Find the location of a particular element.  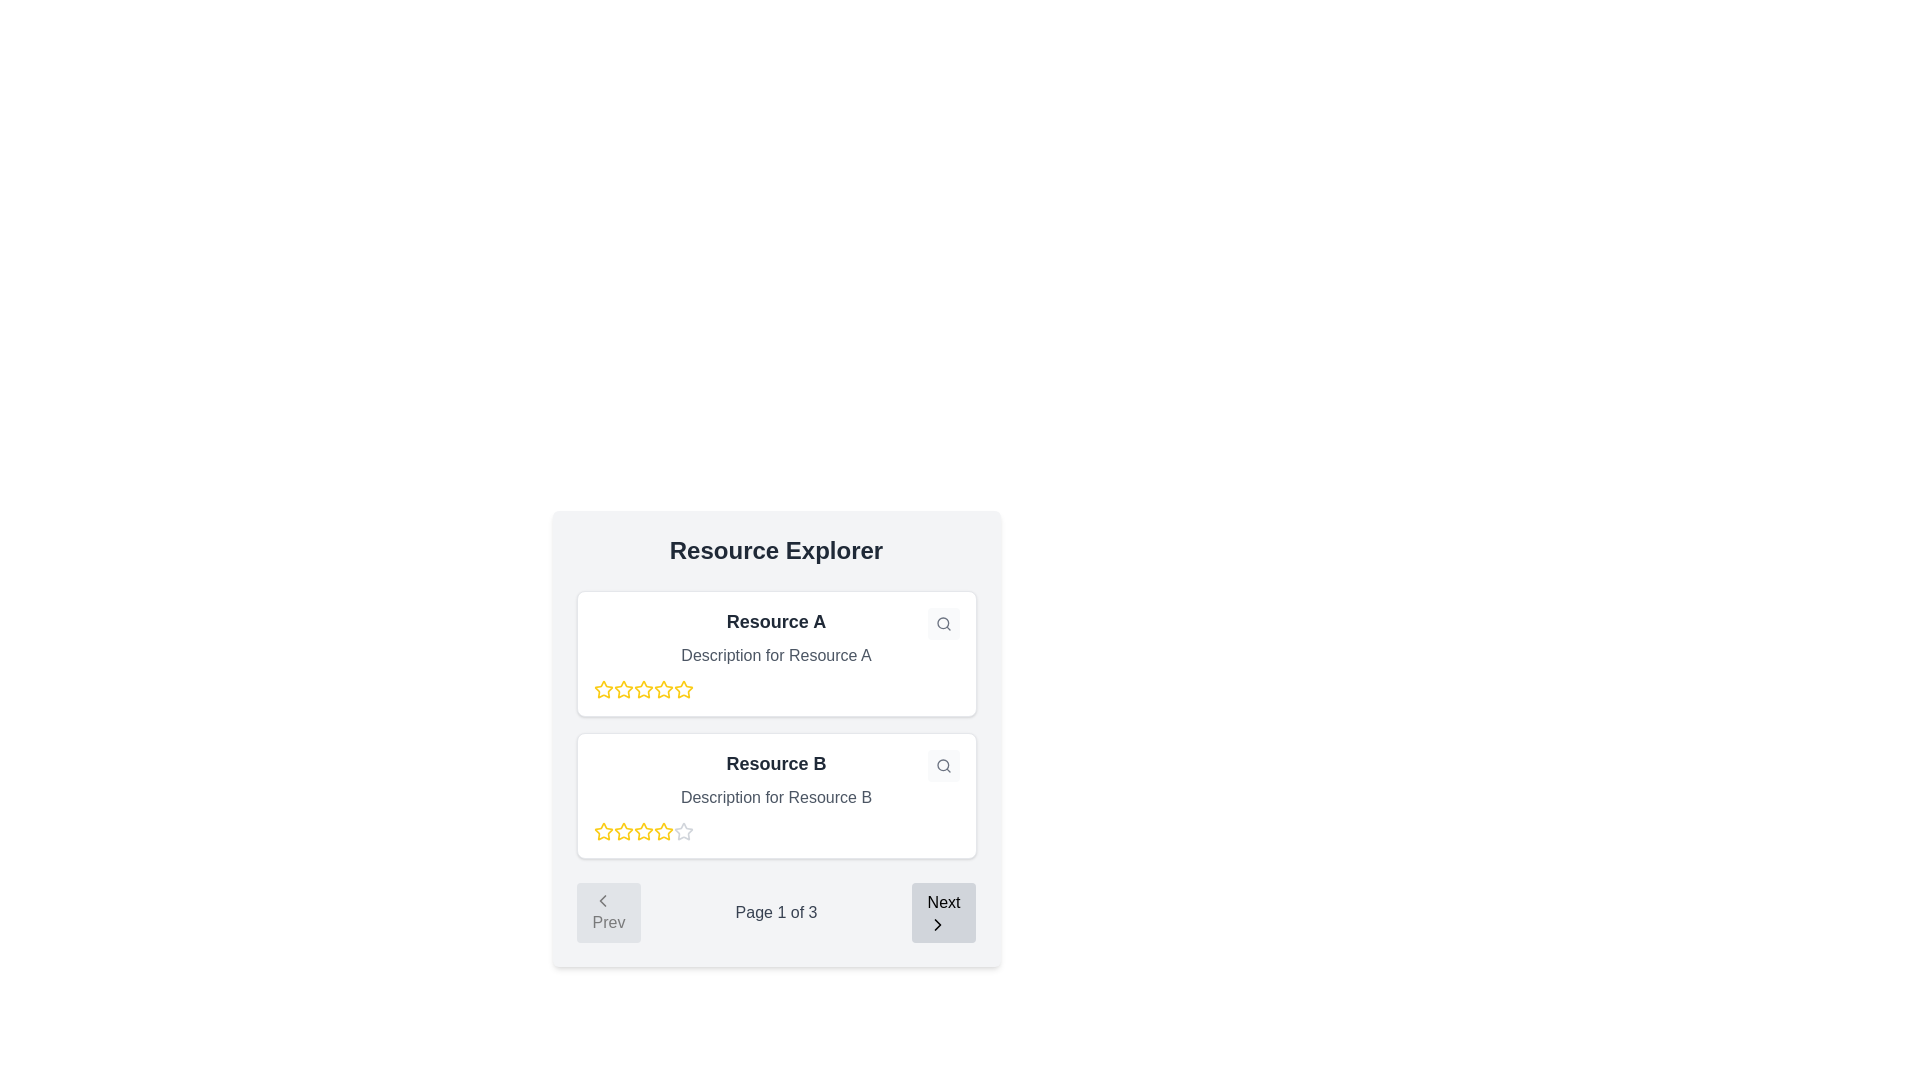

the last (fifth) gray star icon in the unselected state below the 'Resource B' title is located at coordinates (683, 832).